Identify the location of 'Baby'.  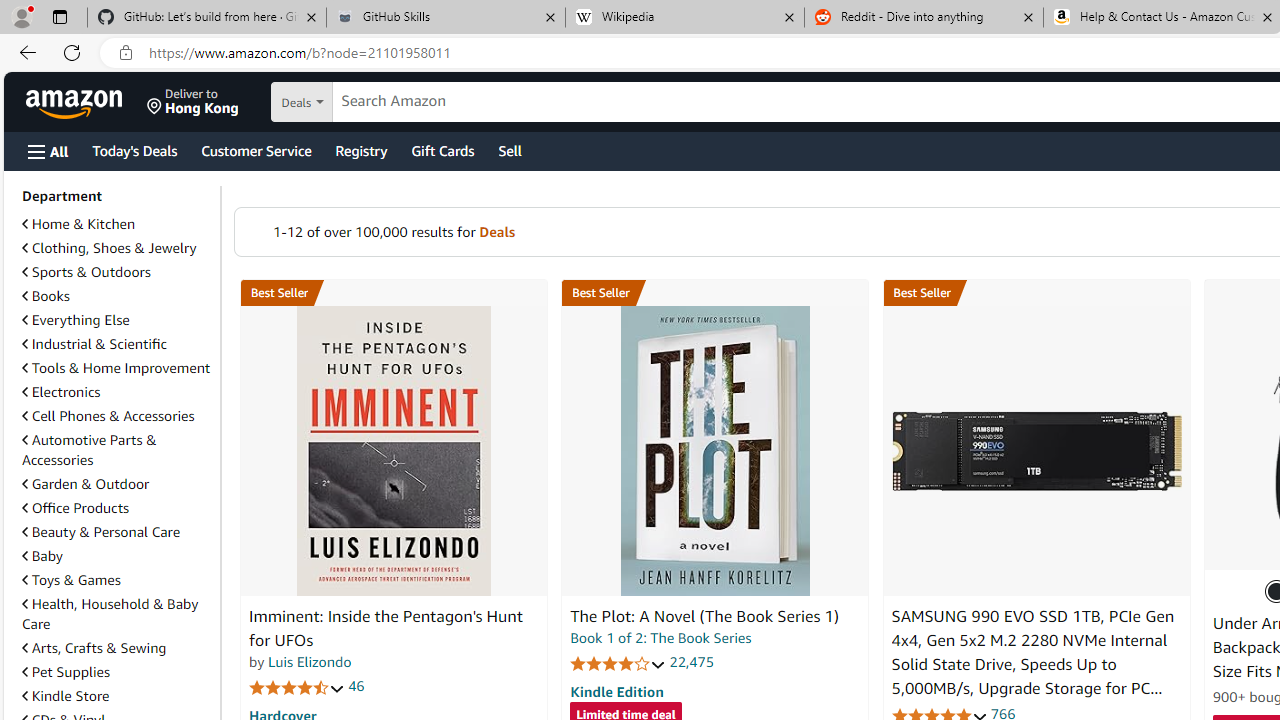
(42, 556).